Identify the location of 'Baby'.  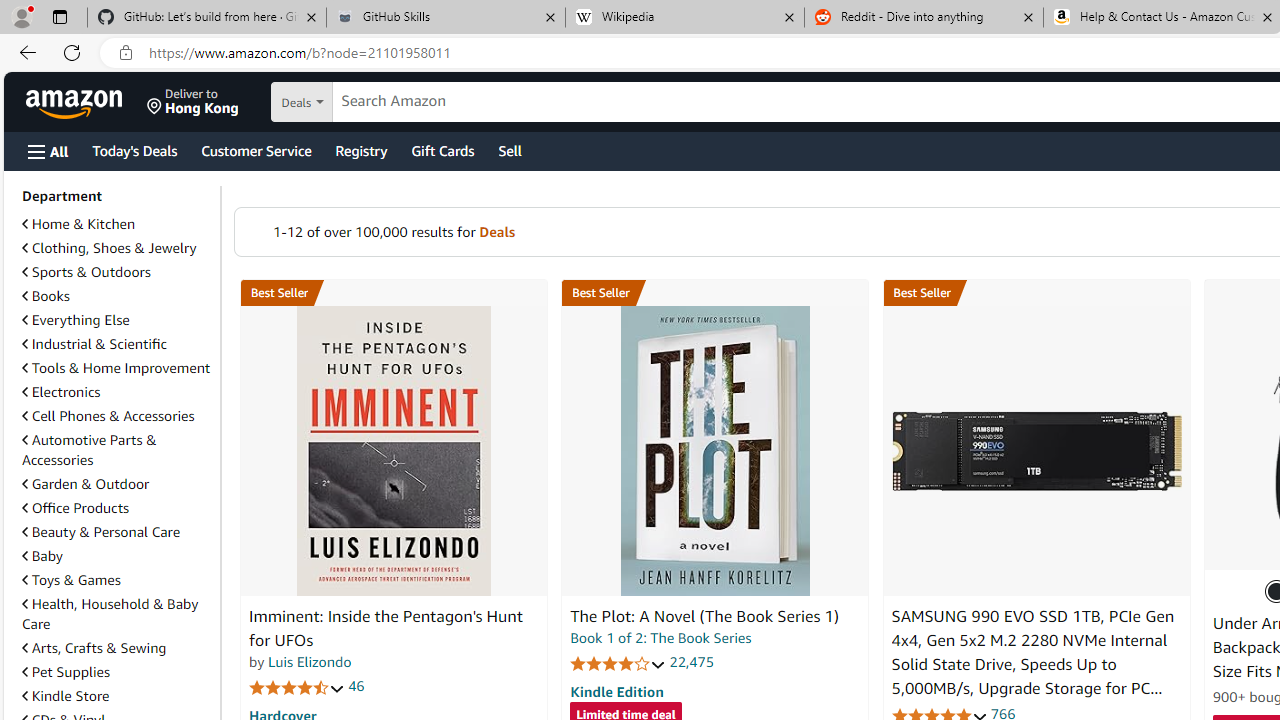
(42, 556).